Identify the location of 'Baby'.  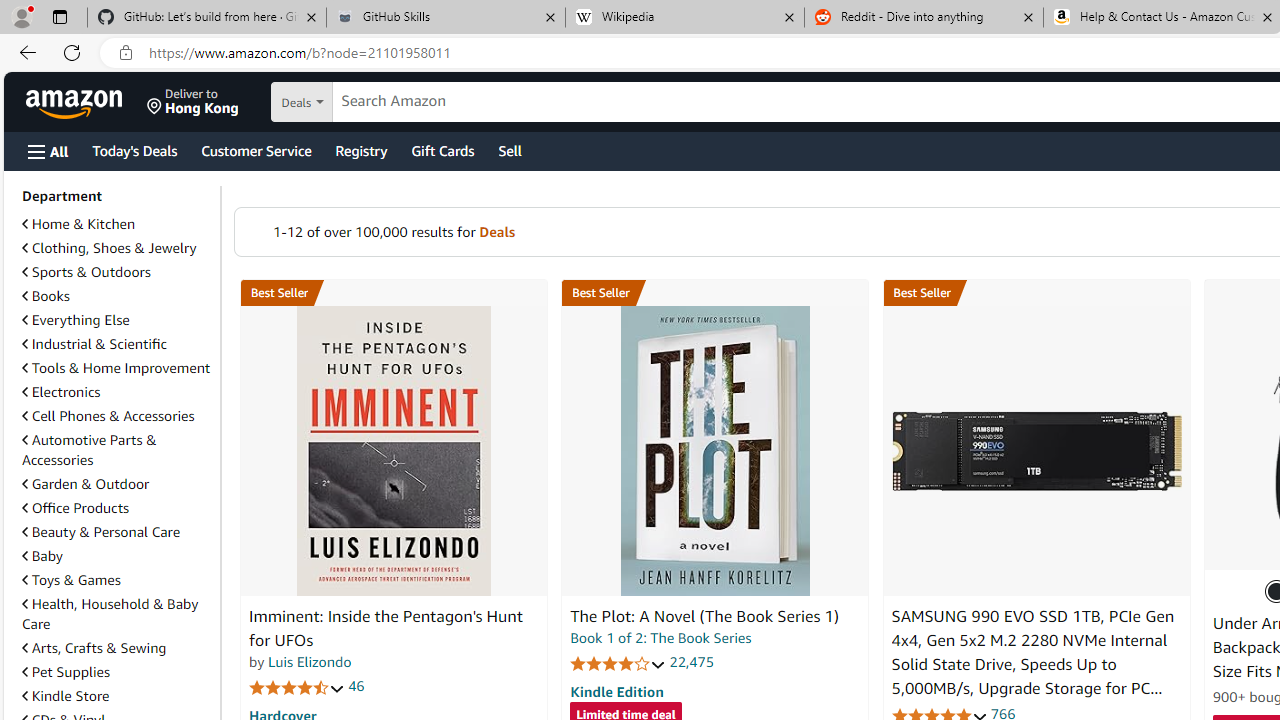
(42, 556).